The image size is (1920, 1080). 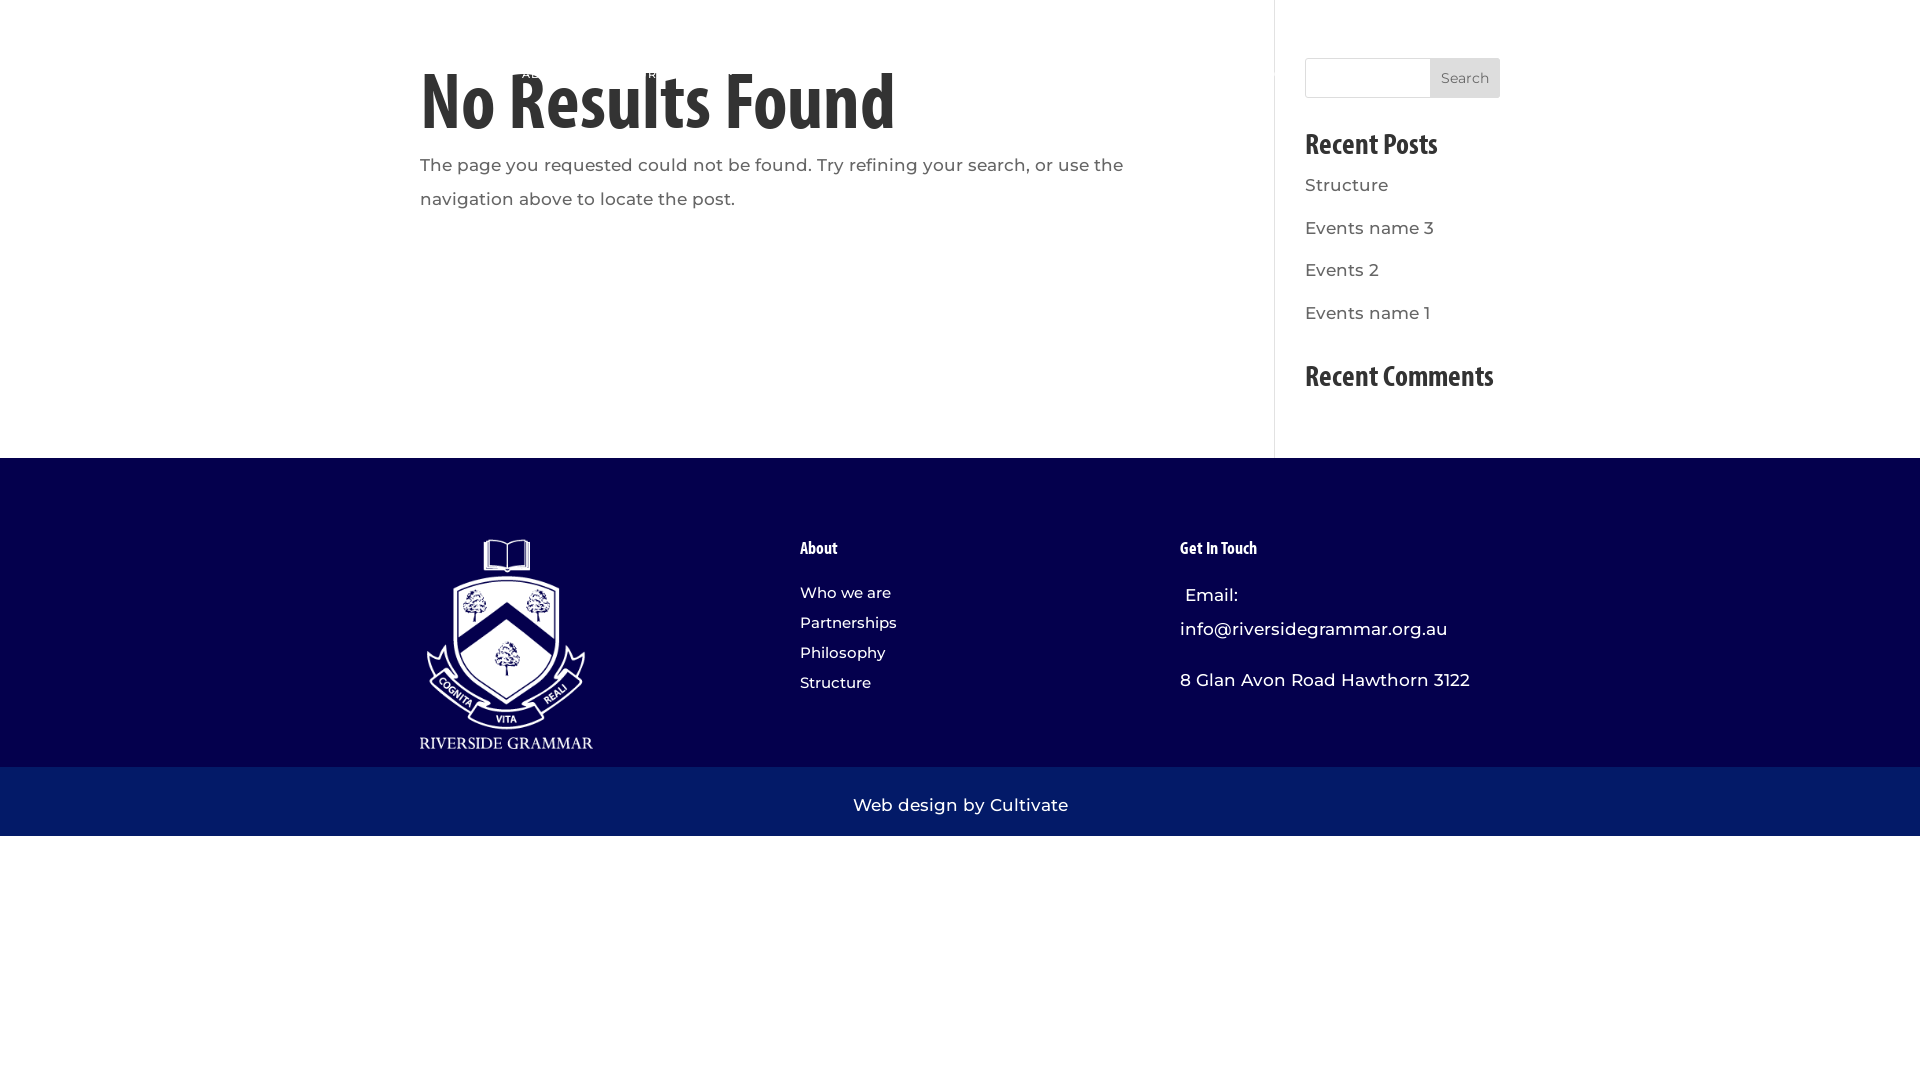 What do you see at coordinates (1342, 270) in the screenshot?
I see `'Events 2'` at bounding box center [1342, 270].